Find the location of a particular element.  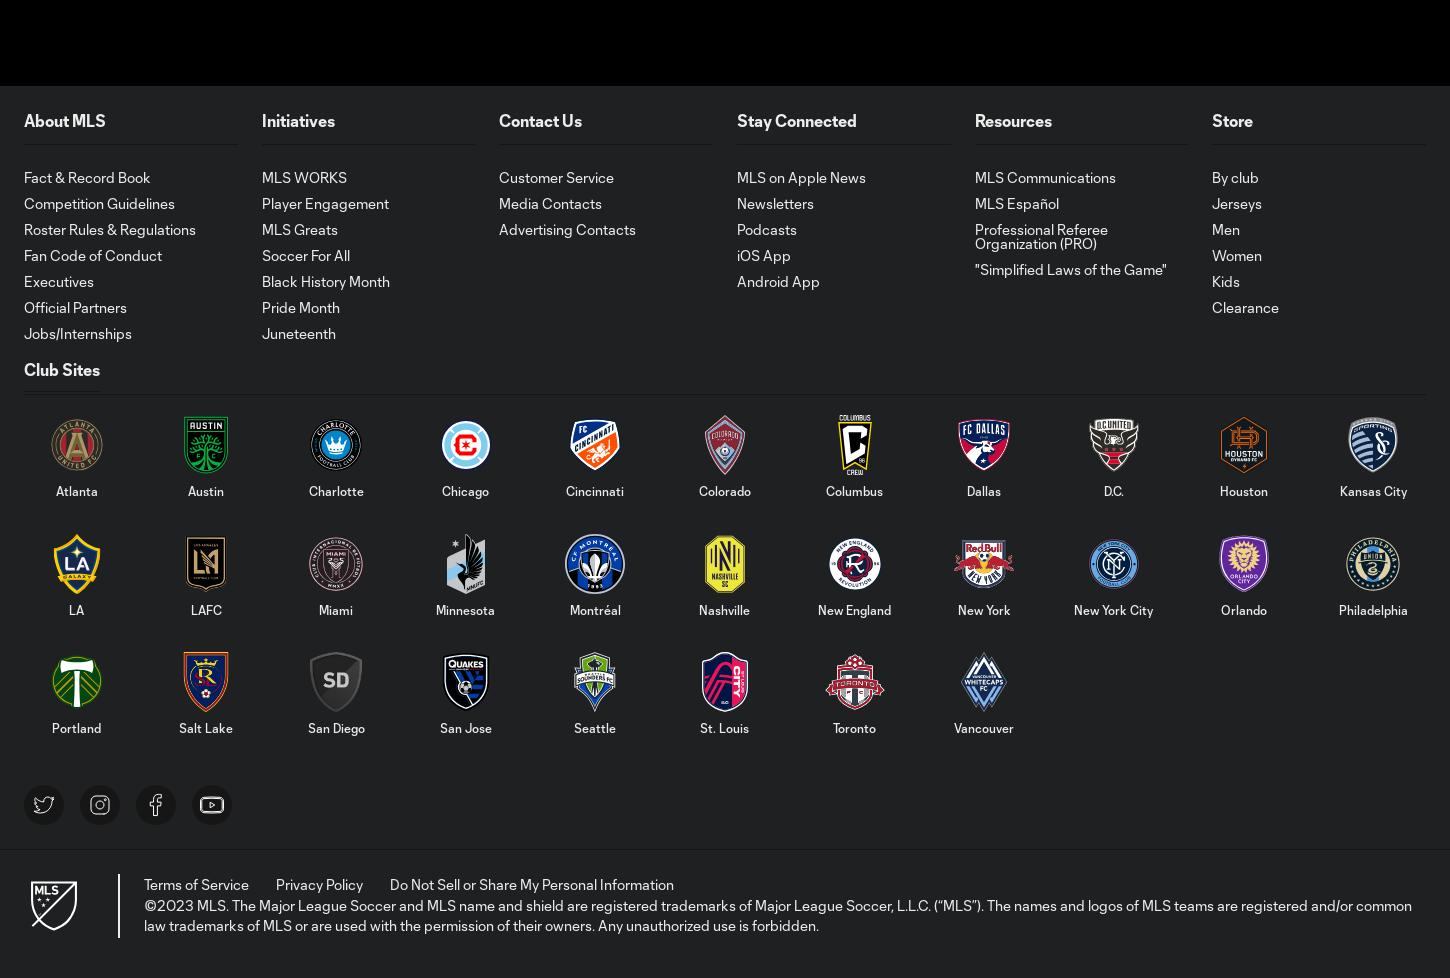

'MLS on Apple News' is located at coordinates (801, 176).